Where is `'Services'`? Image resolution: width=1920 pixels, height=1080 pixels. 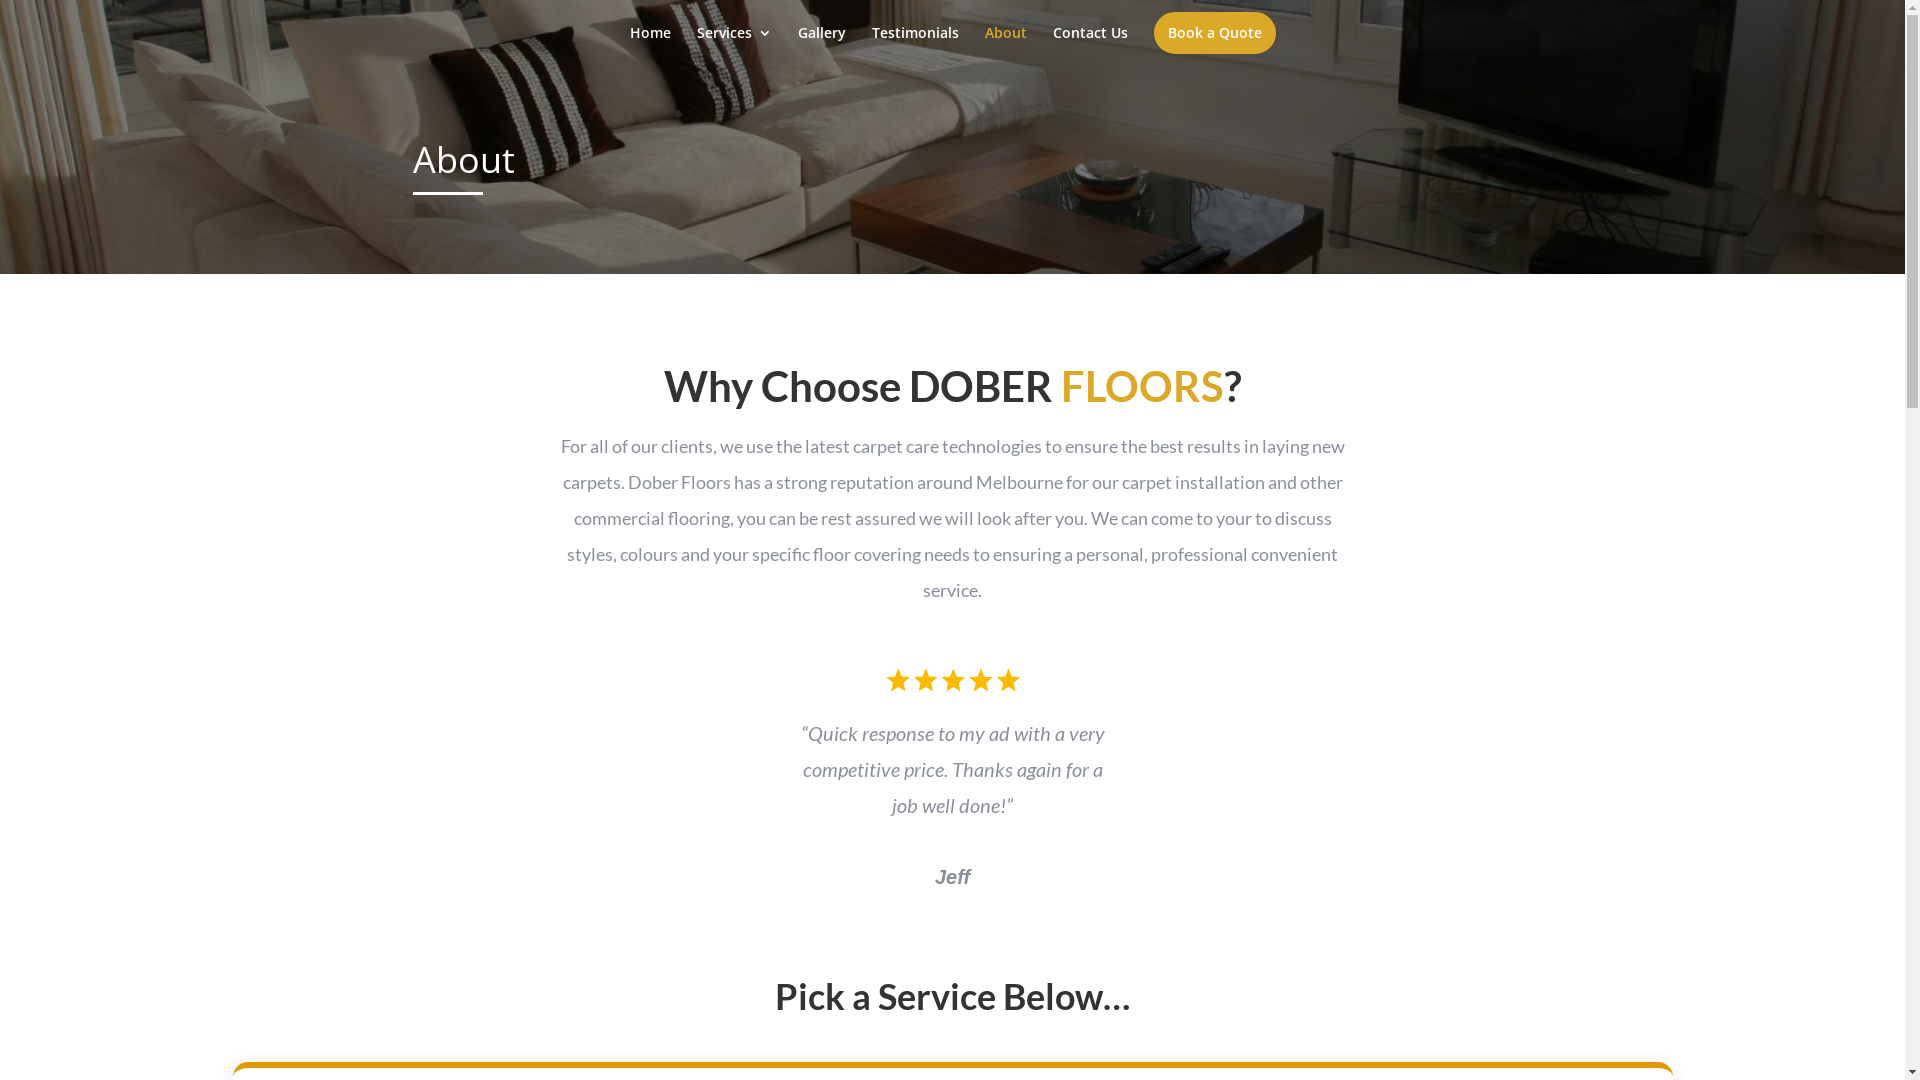 'Services' is located at coordinates (696, 45).